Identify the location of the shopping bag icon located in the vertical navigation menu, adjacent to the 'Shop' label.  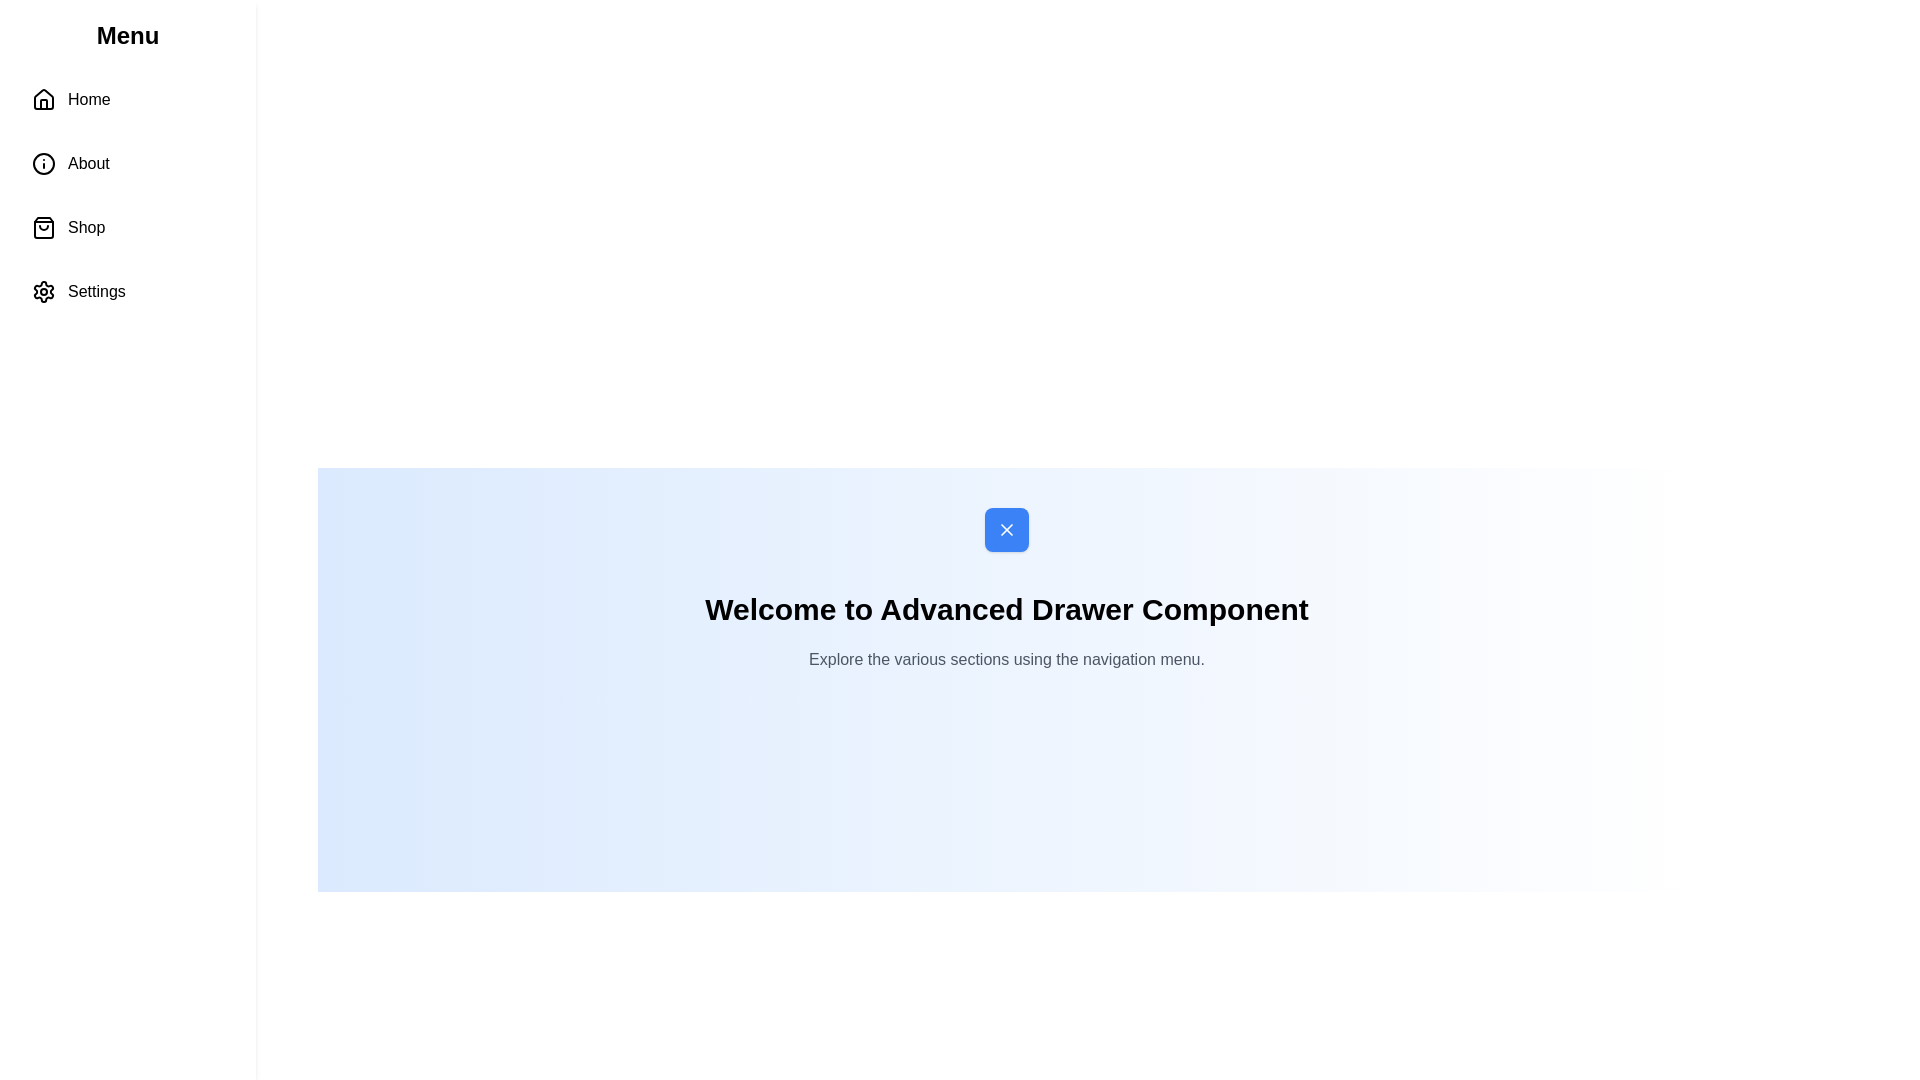
(43, 226).